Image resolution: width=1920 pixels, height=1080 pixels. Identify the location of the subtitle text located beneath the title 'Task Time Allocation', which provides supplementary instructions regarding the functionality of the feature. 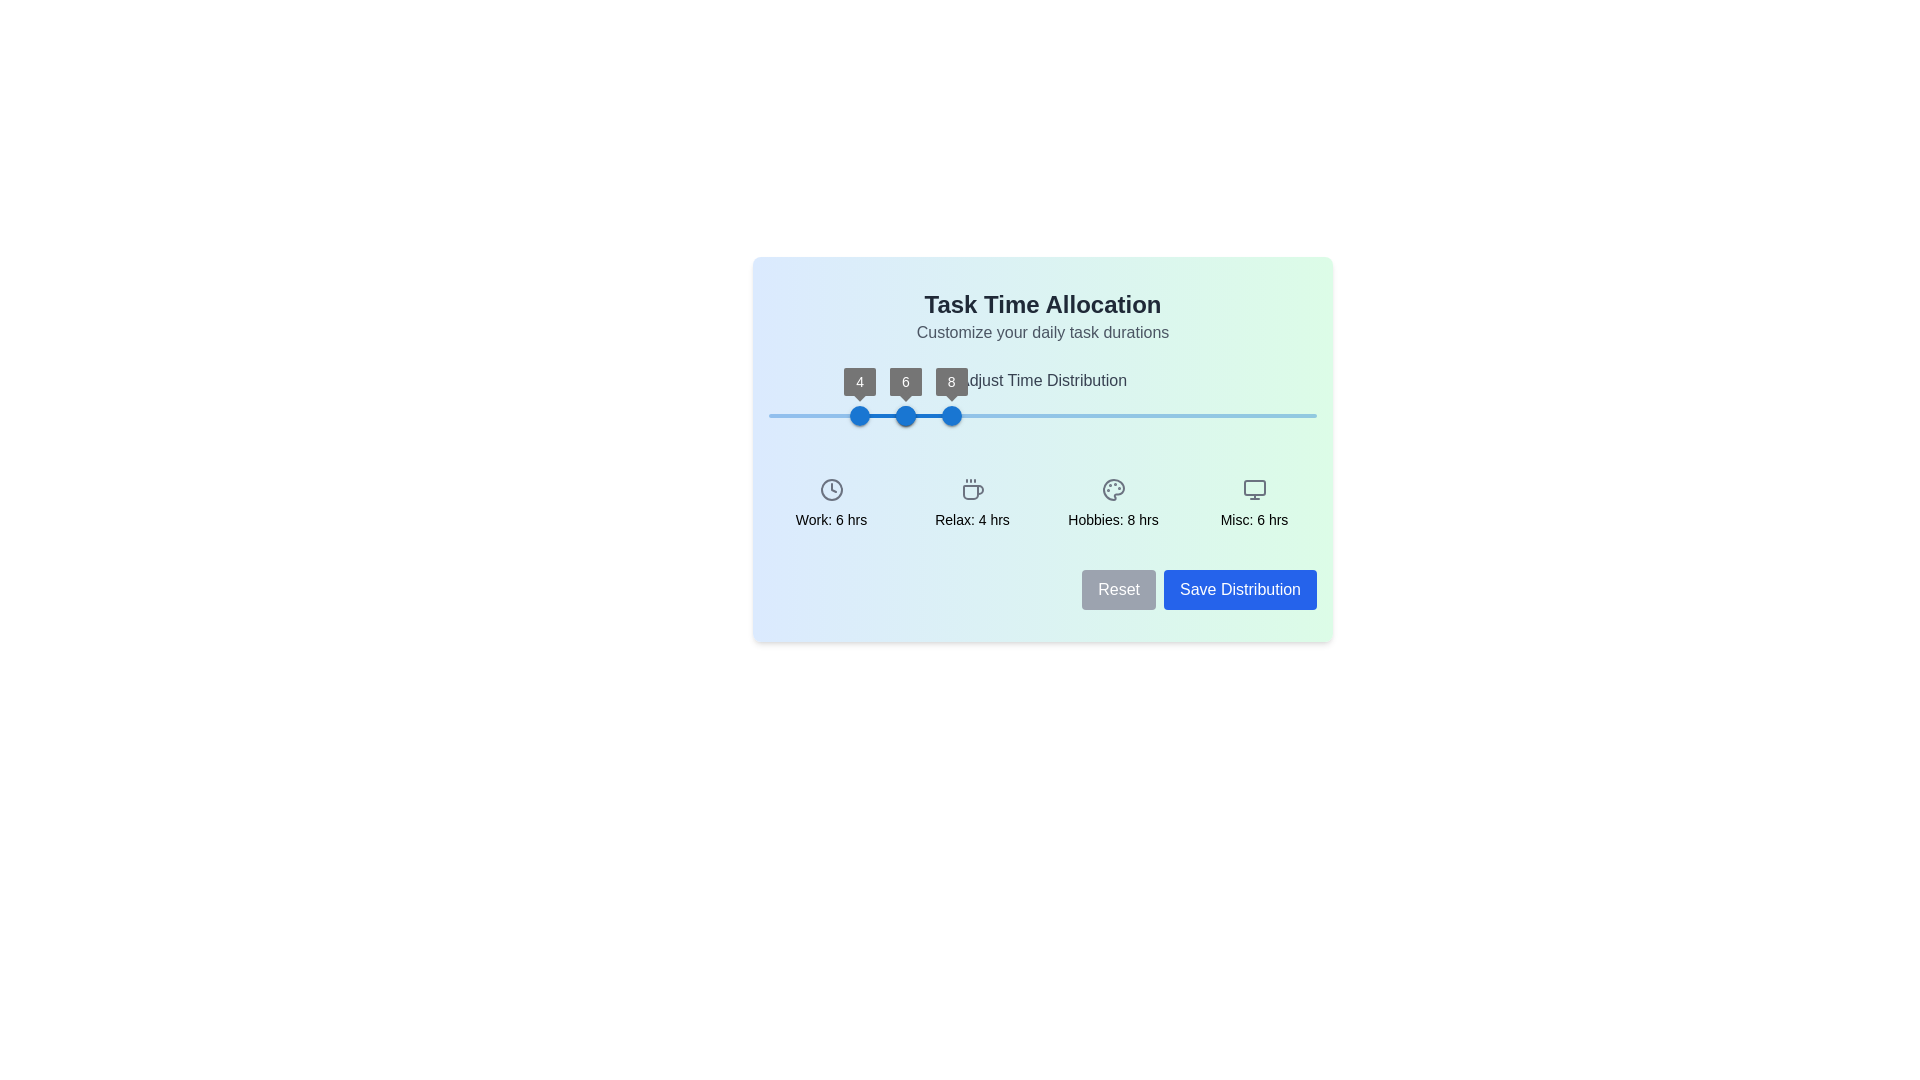
(1041, 331).